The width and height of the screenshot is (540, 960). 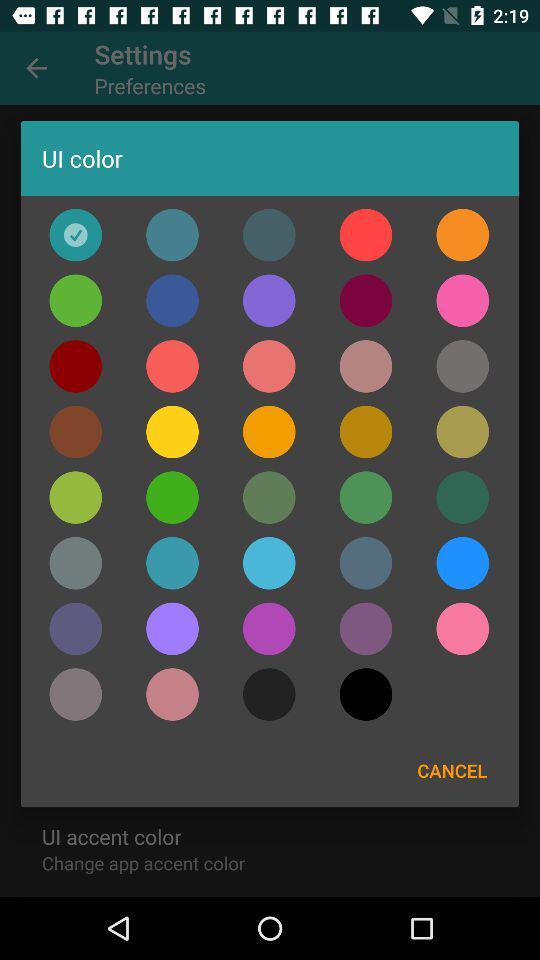 What do you see at coordinates (269, 432) in the screenshot?
I see `color` at bounding box center [269, 432].